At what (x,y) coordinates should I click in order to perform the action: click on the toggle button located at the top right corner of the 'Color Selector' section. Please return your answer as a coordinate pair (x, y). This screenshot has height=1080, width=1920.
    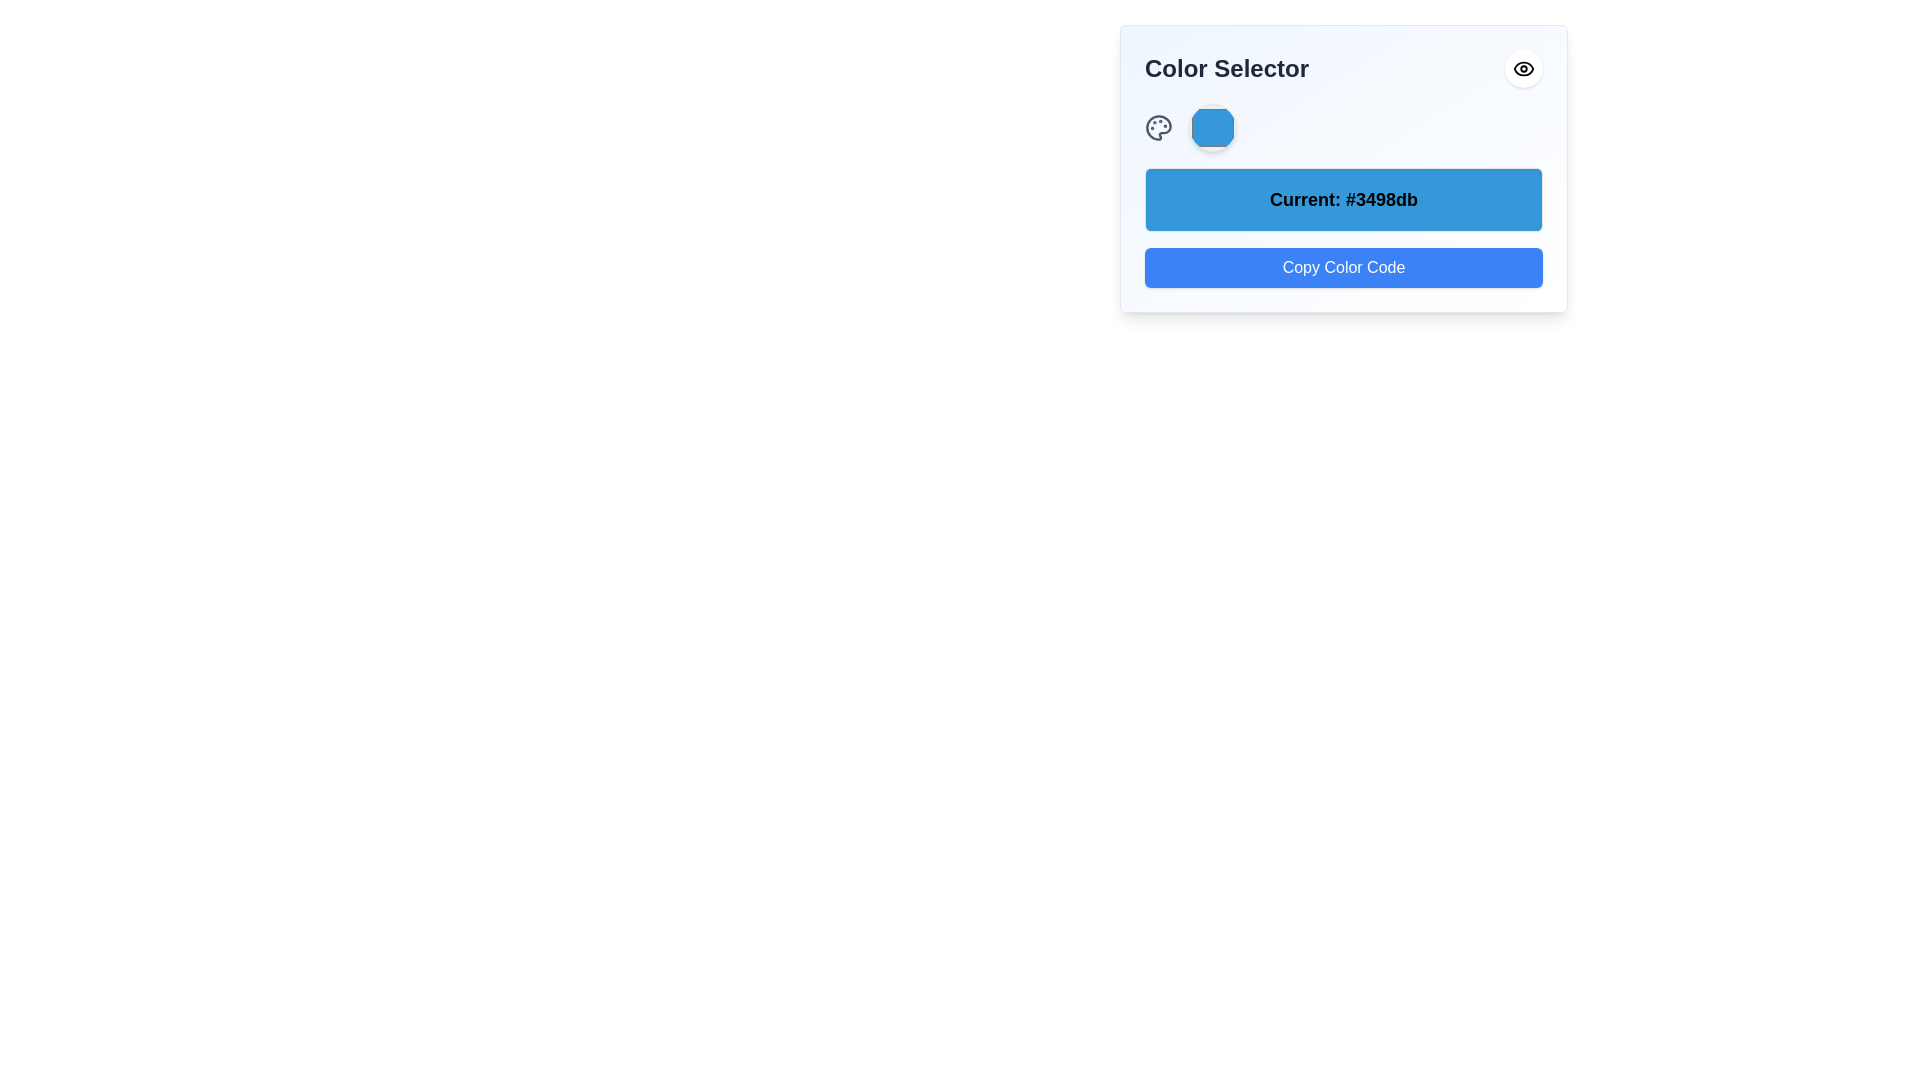
    Looking at the image, I should click on (1522, 68).